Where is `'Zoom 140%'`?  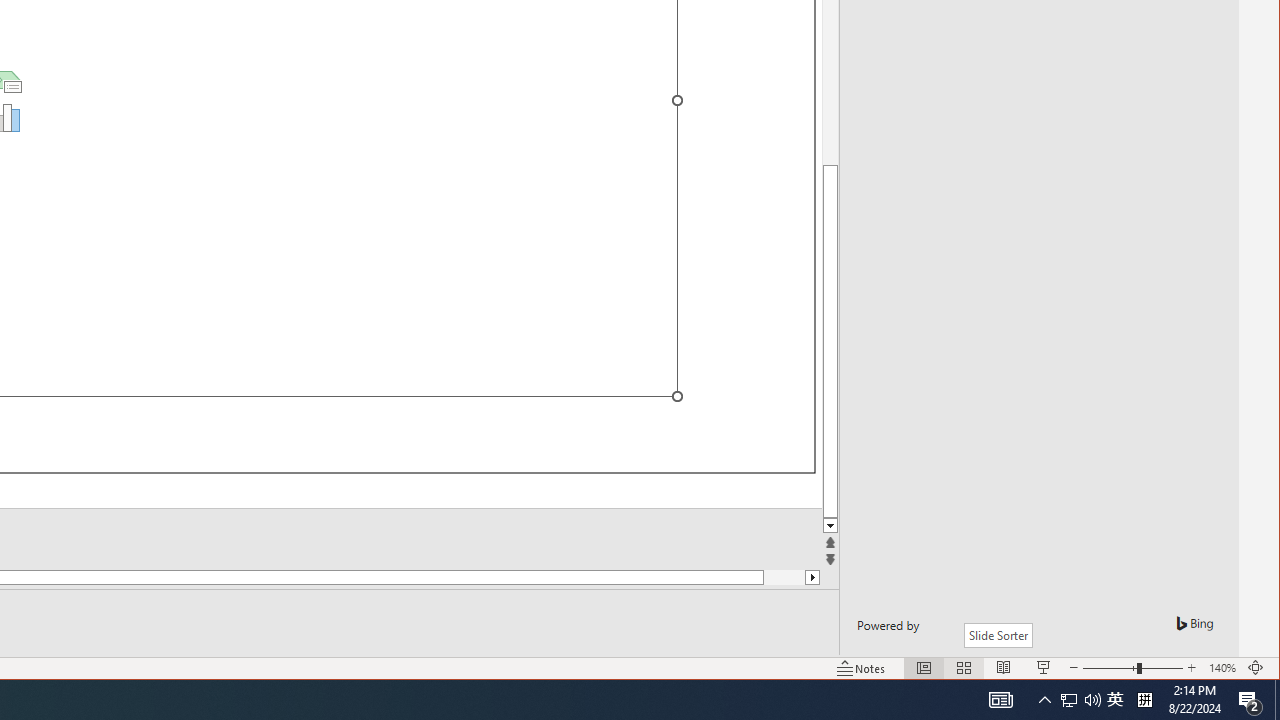
'Zoom 140%' is located at coordinates (1221, 668).